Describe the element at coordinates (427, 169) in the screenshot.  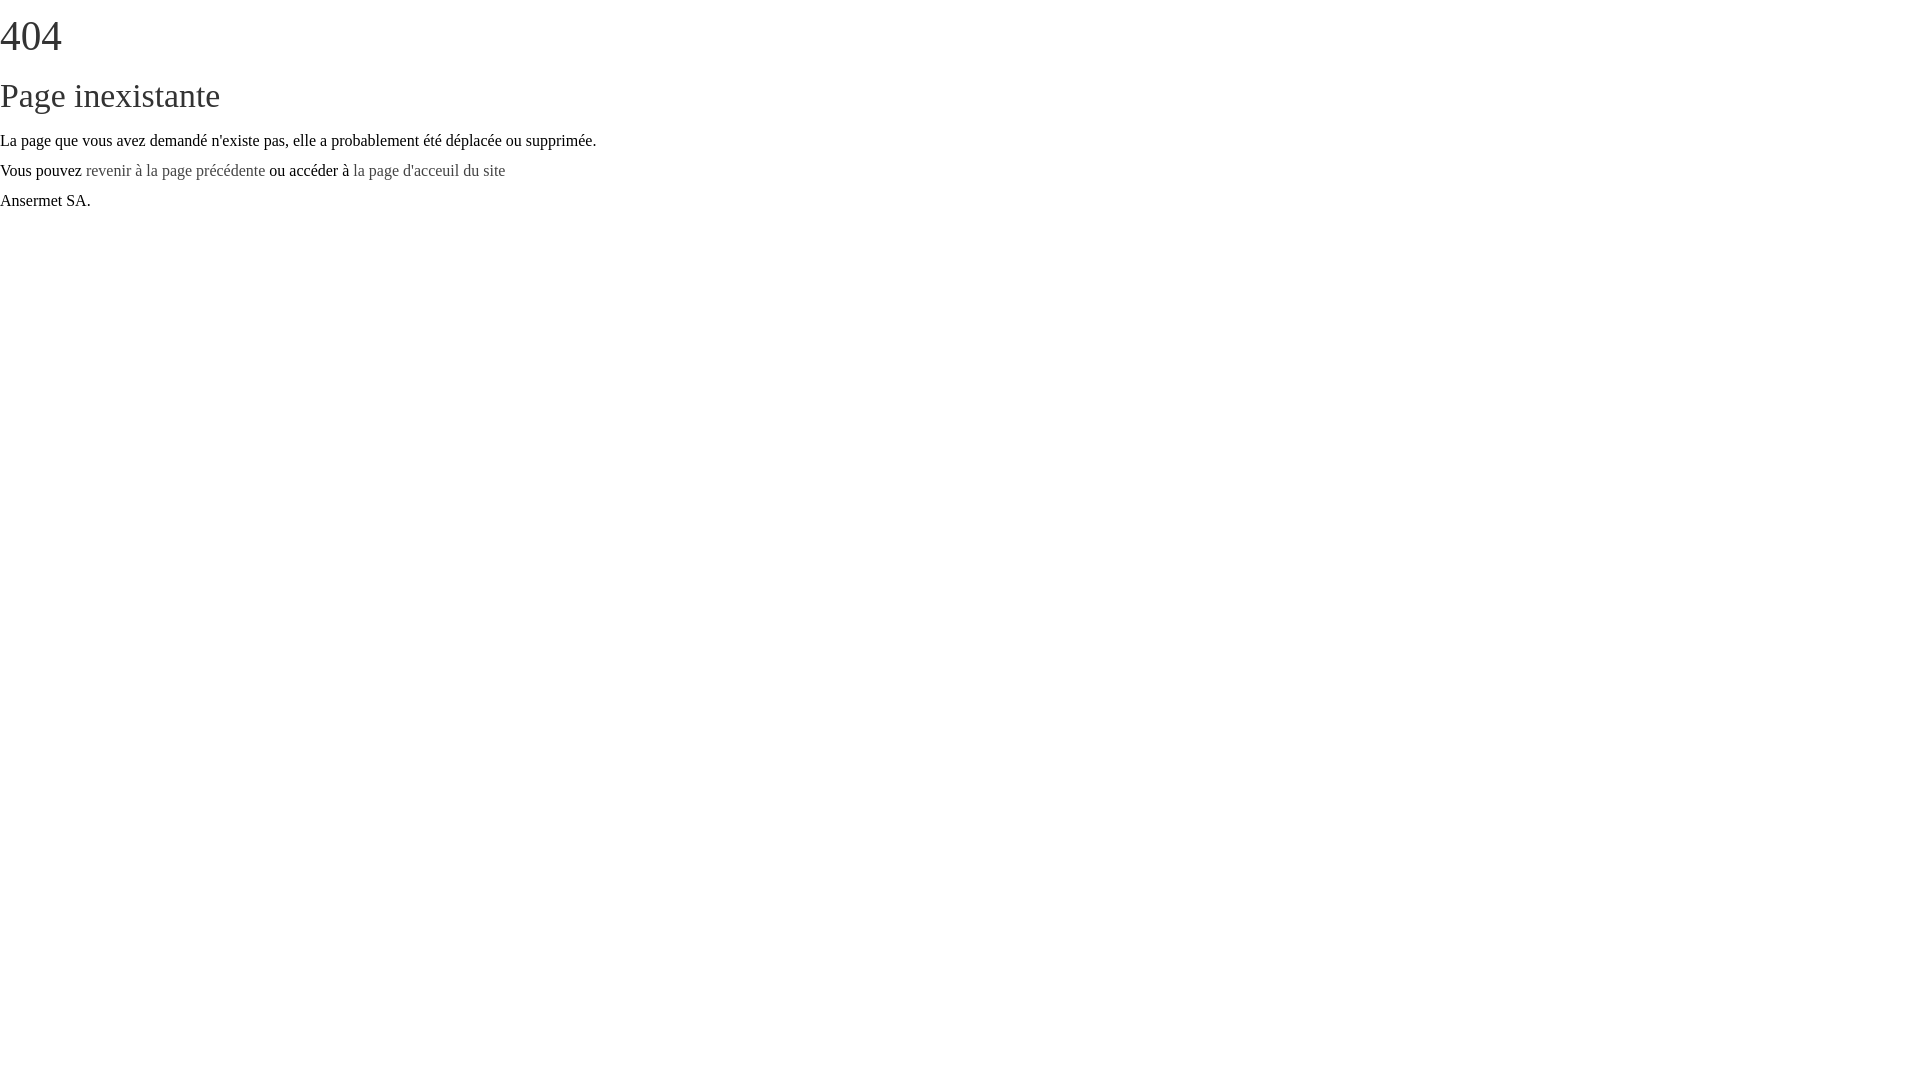
I see `'la page d'acceuil du site'` at that location.